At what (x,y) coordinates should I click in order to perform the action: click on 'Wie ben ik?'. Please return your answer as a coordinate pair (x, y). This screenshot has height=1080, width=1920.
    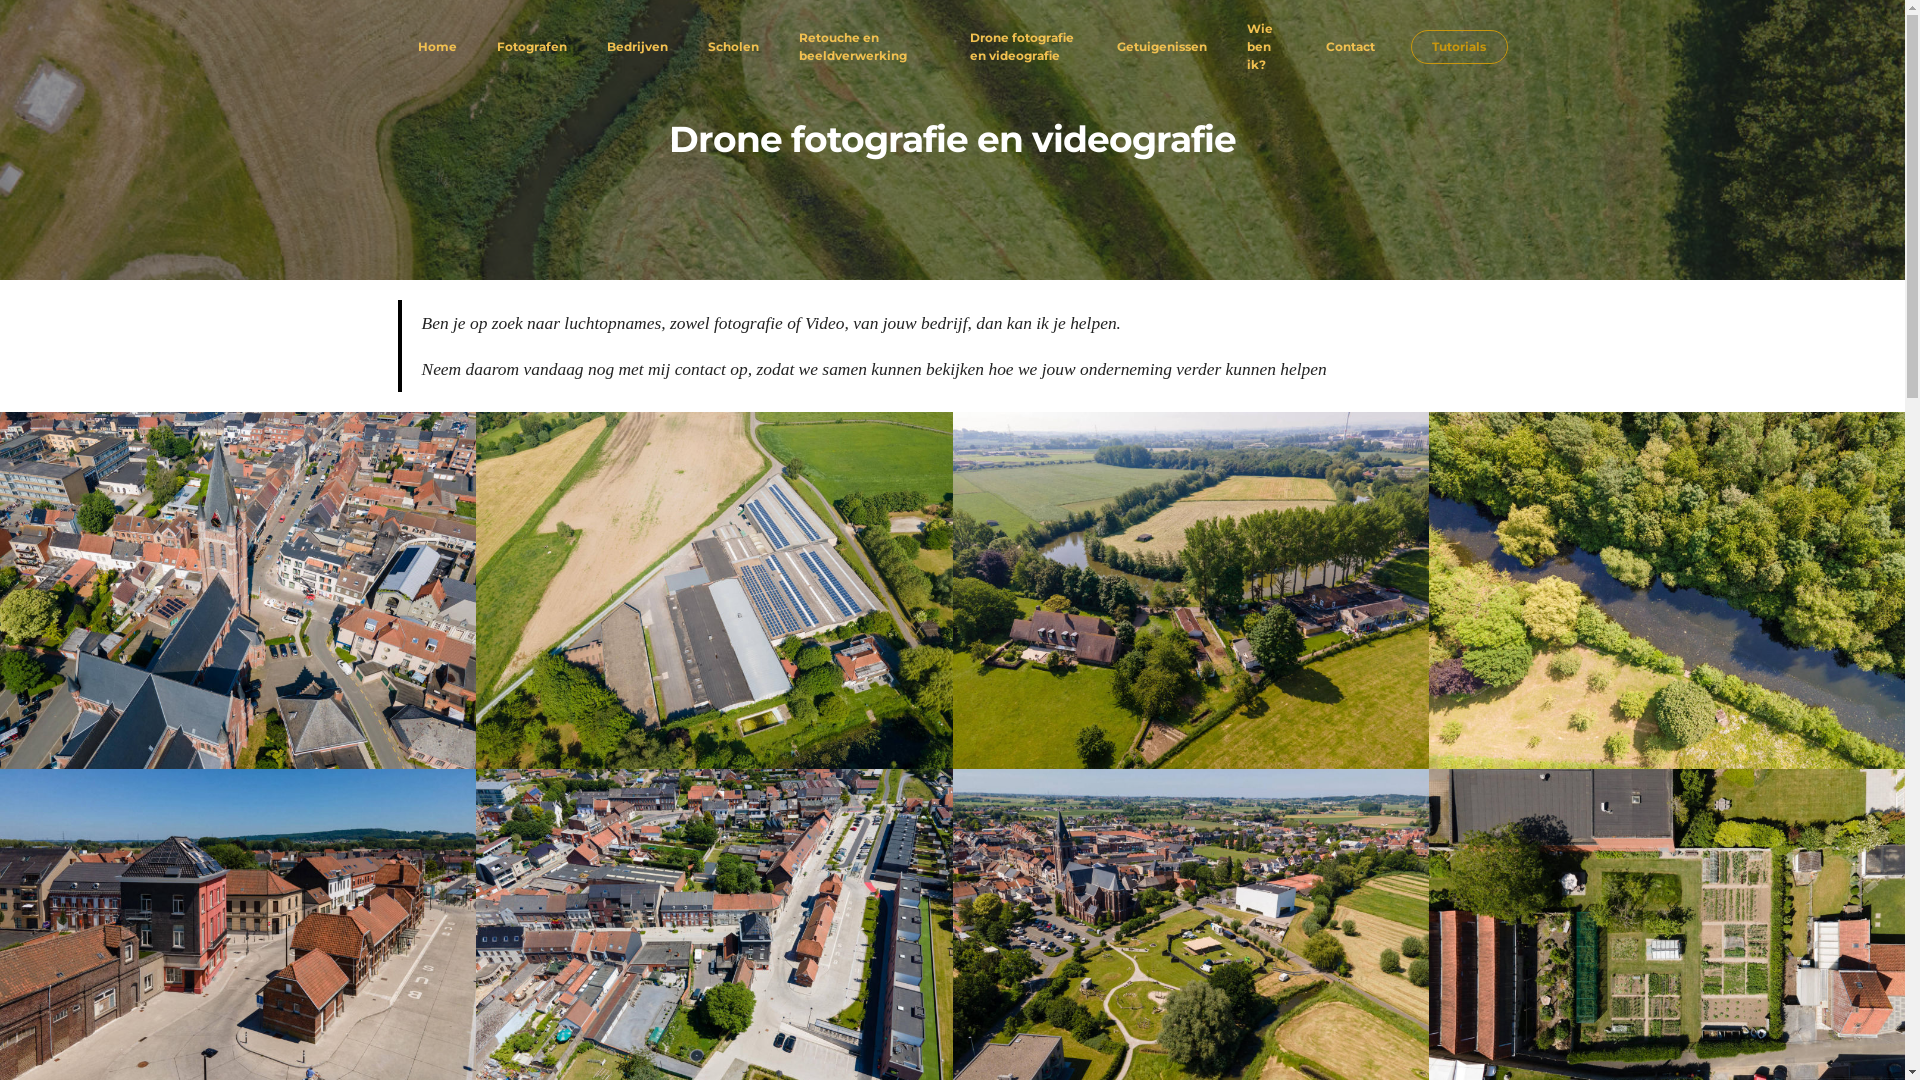
    Looking at the image, I should click on (1266, 45).